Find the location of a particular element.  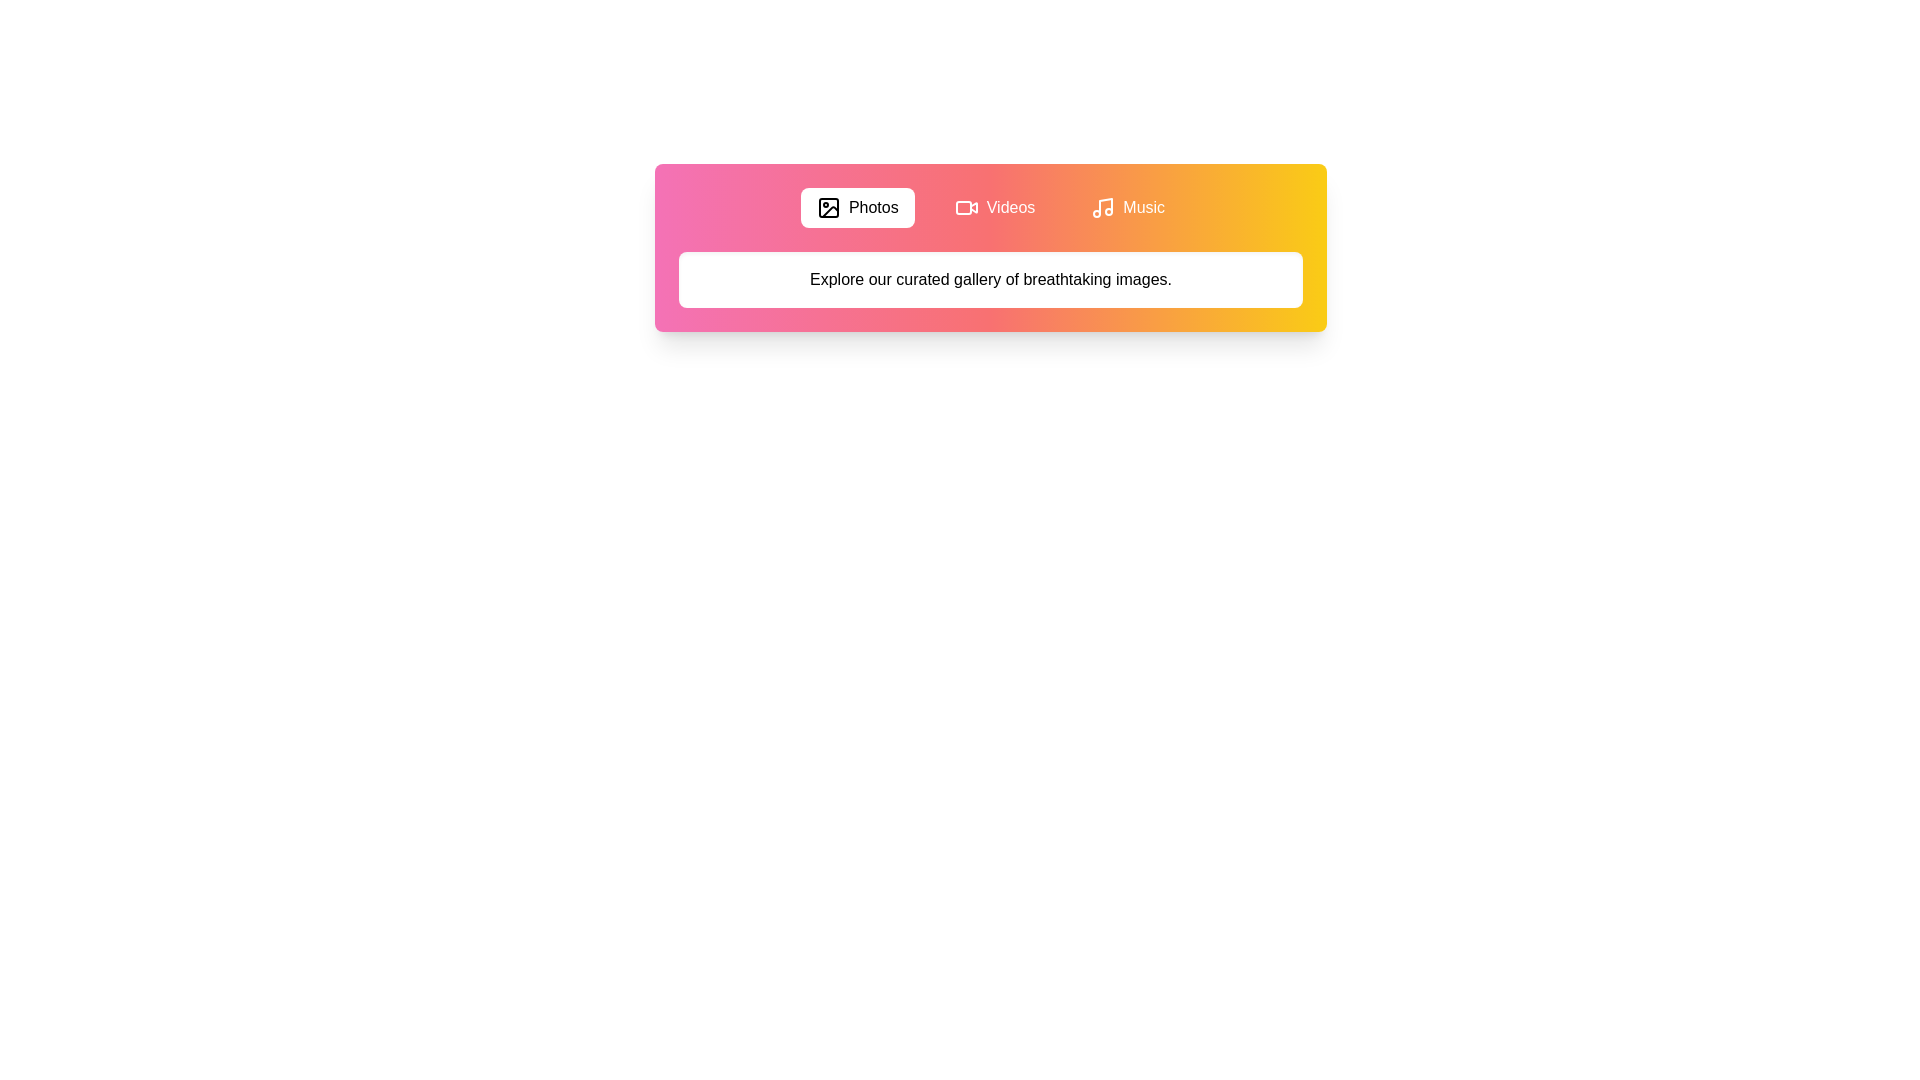

the Videos tab by clicking its button is located at coordinates (994, 208).